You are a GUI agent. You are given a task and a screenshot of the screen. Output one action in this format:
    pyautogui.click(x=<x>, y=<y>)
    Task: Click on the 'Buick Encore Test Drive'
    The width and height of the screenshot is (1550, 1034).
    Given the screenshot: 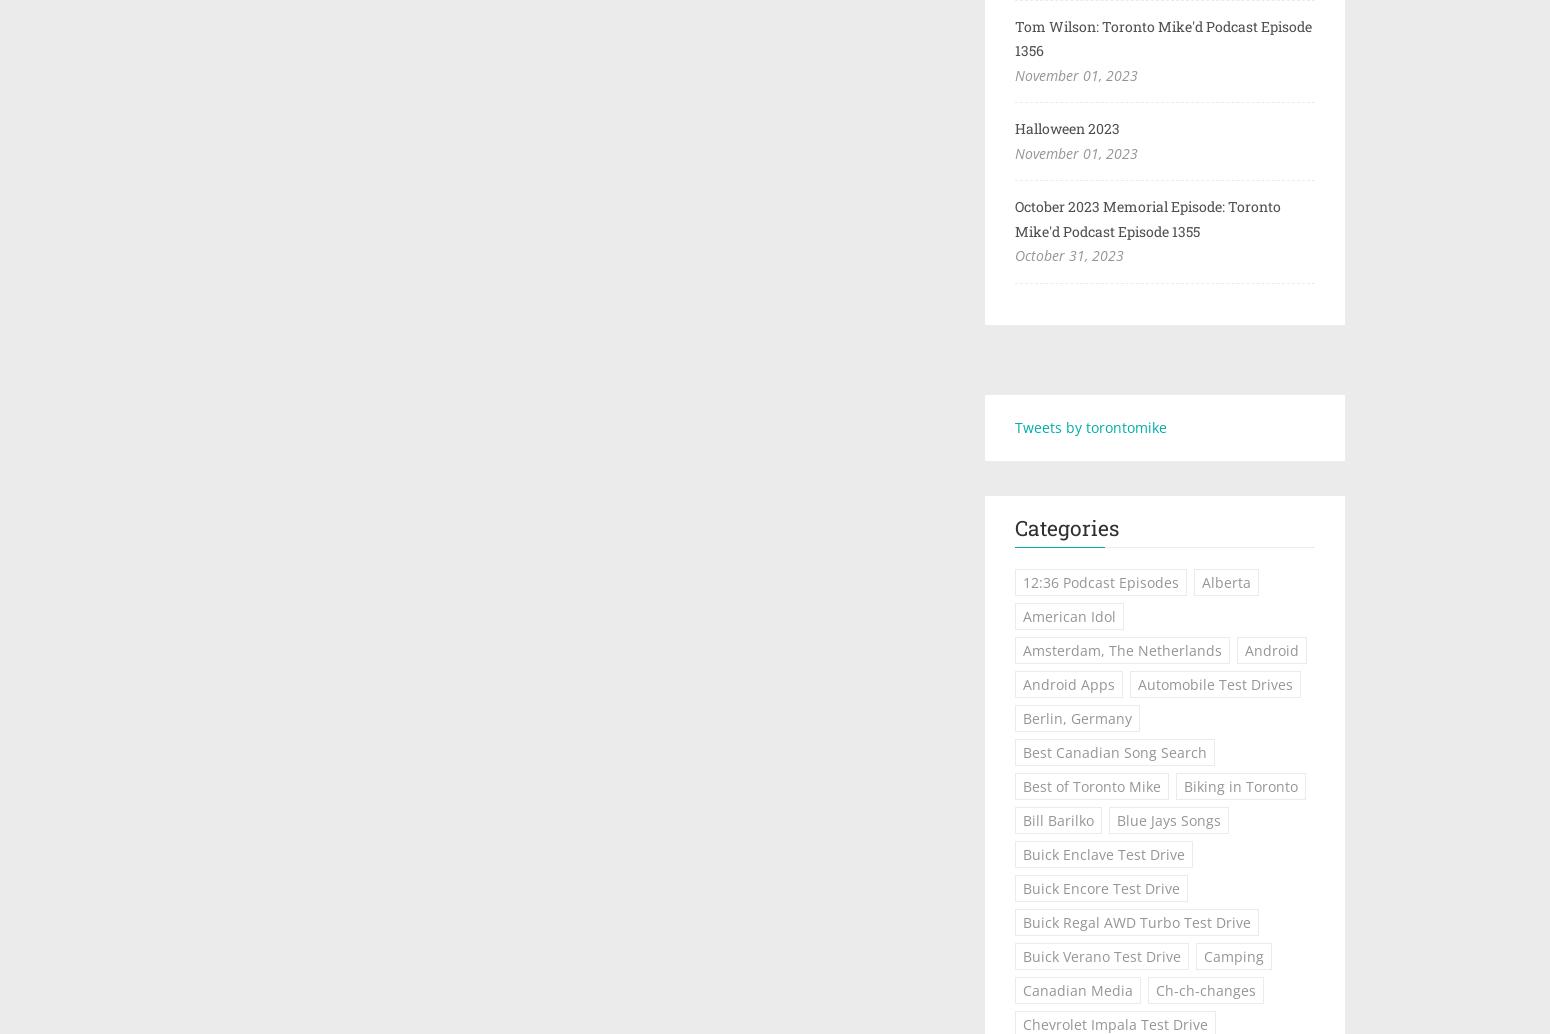 What is the action you would take?
    pyautogui.click(x=1100, y=887)
    